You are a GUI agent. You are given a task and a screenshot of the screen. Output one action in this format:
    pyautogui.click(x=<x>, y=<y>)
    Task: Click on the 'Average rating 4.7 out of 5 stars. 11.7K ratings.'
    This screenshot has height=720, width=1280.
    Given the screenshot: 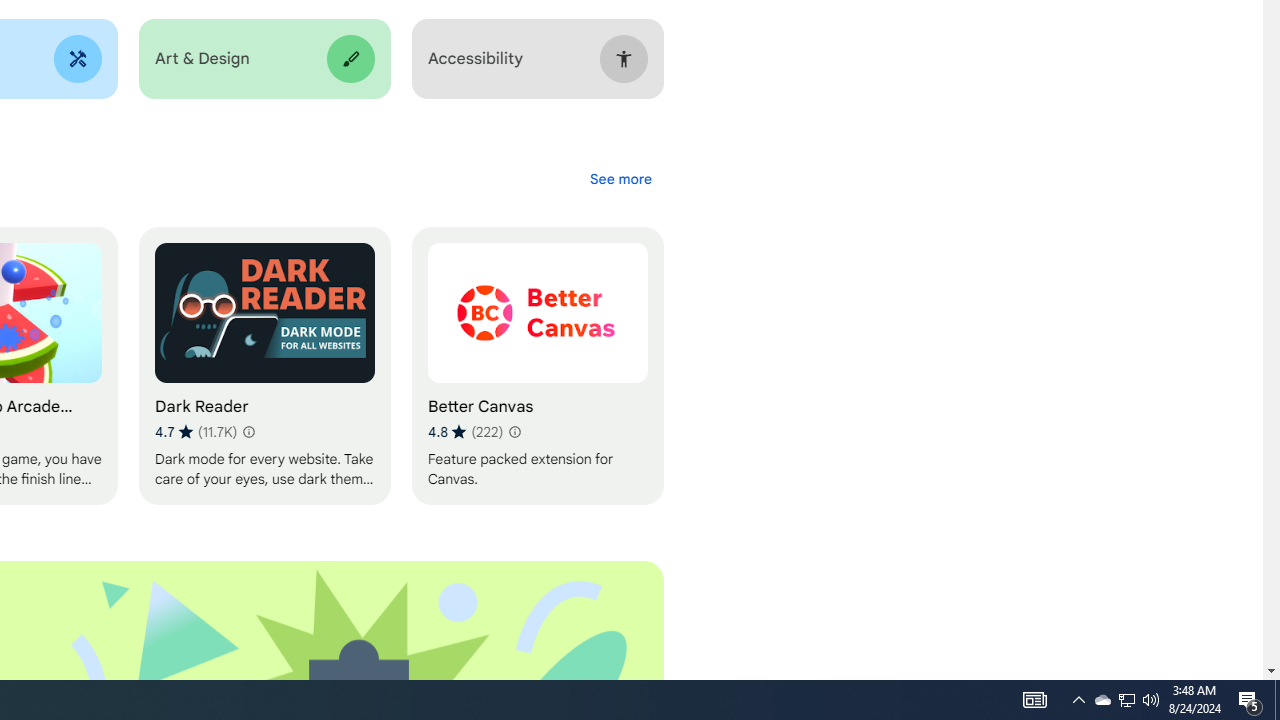 What is the action you would take?
    pyautogui.click(x=195, y=431)
    